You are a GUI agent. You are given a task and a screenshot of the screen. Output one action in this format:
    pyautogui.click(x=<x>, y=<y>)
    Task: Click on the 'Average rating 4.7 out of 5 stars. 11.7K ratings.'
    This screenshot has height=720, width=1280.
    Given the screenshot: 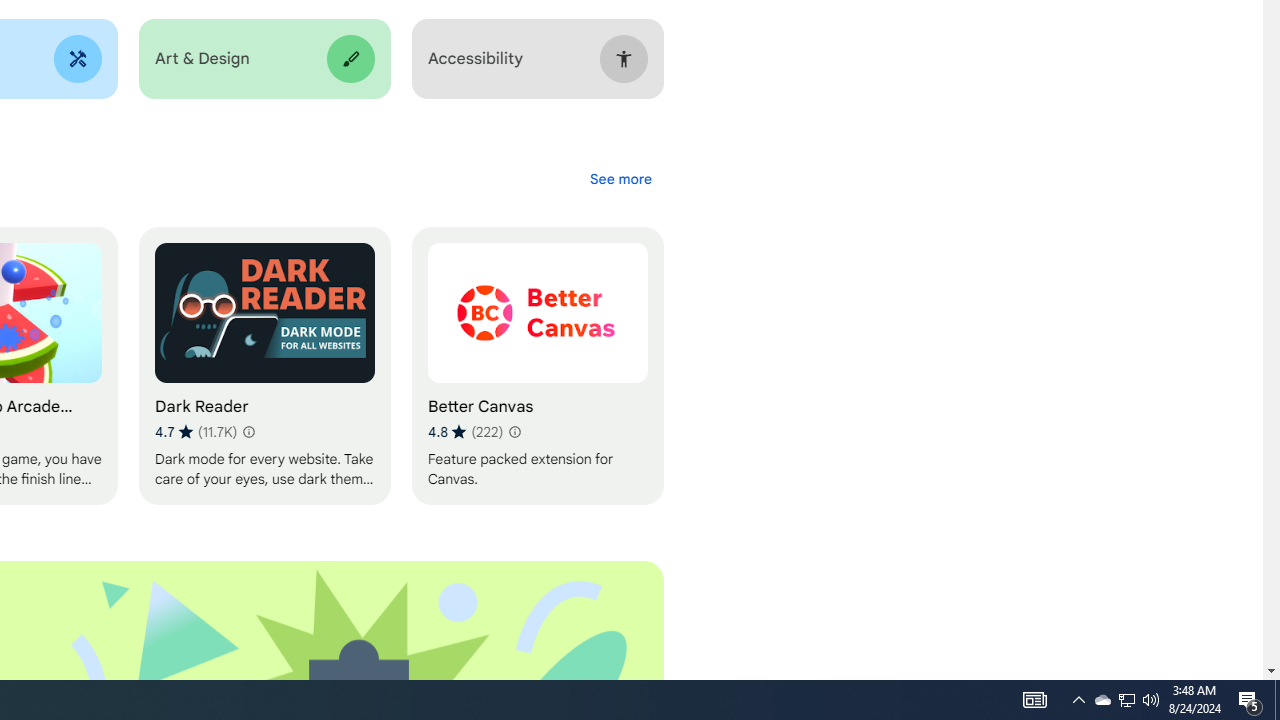 What is the action you would take?
    pyautogui.click(x=195, y=431)
    